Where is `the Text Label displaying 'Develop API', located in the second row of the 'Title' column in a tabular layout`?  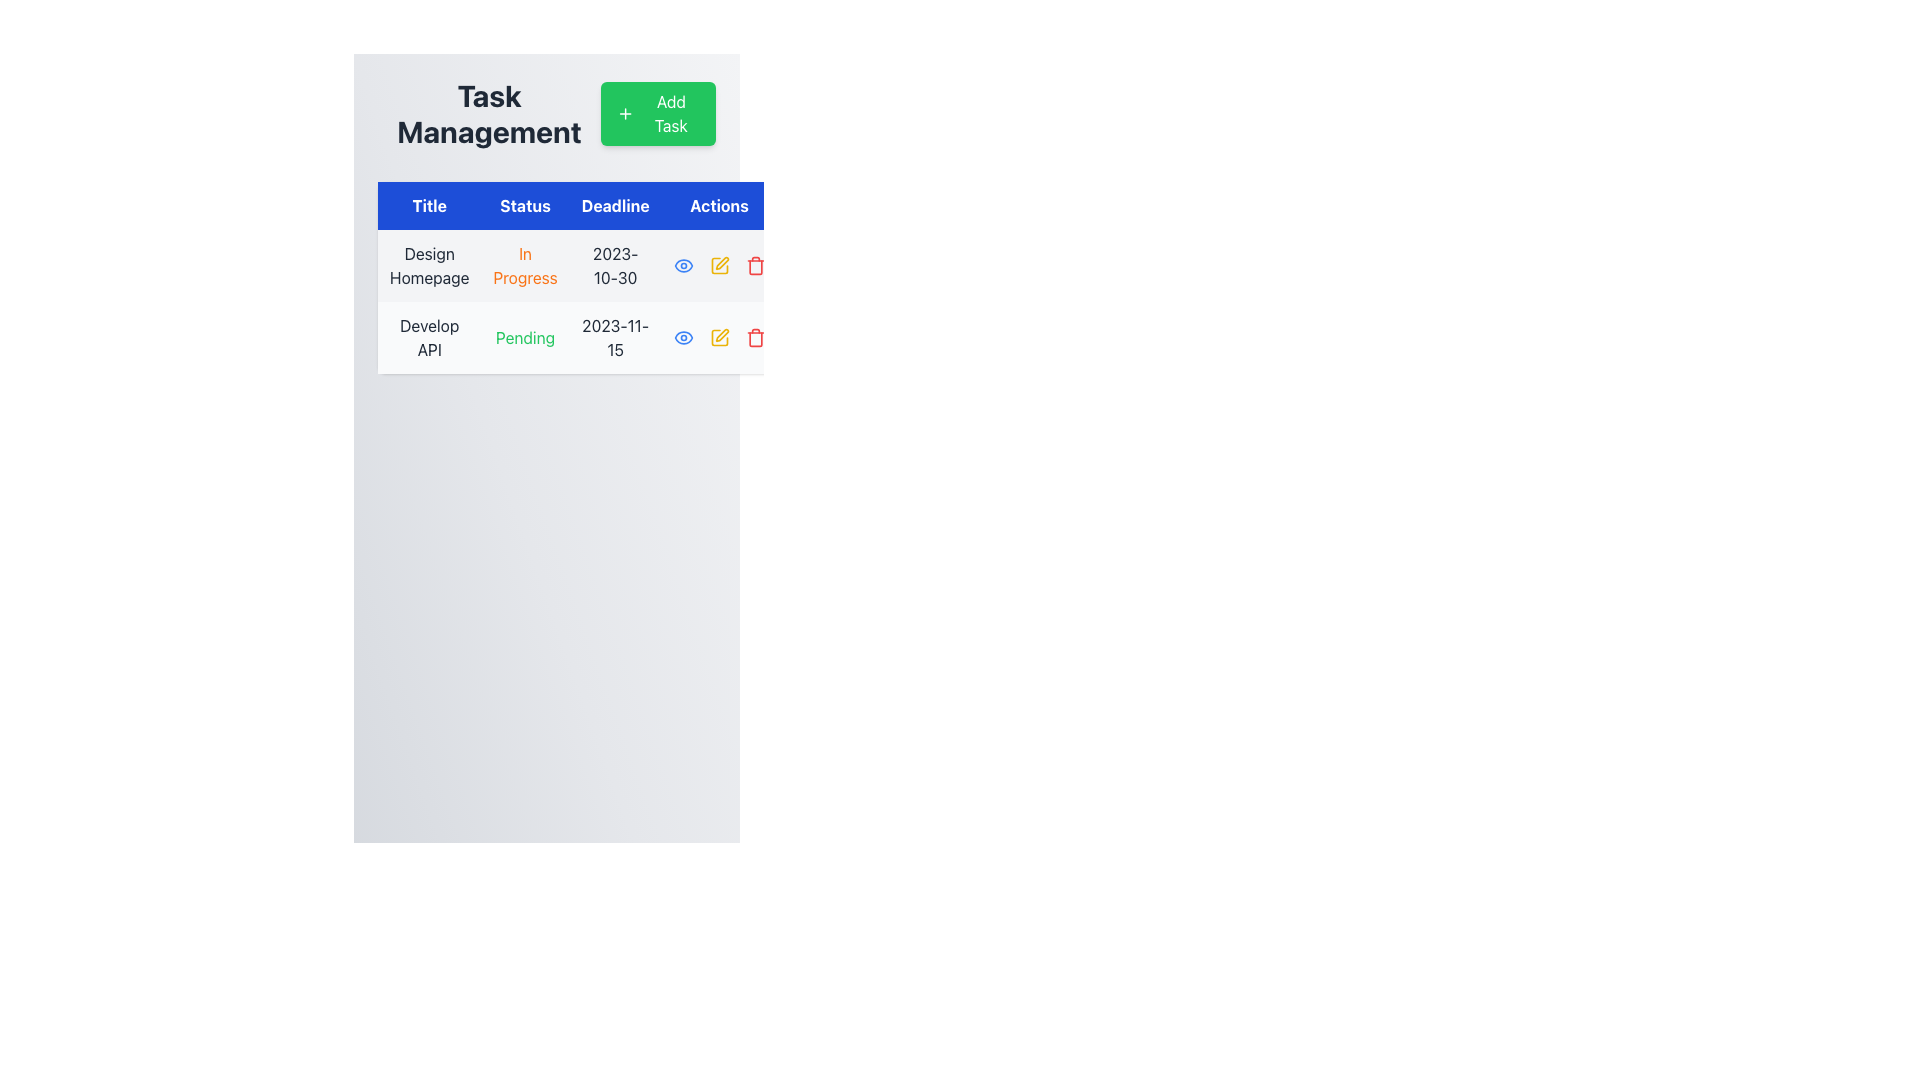
the Text Label displaying 'Develop API', located in the second row of the 'Title' column in a tabular layout is located at coordinates (428, 337).